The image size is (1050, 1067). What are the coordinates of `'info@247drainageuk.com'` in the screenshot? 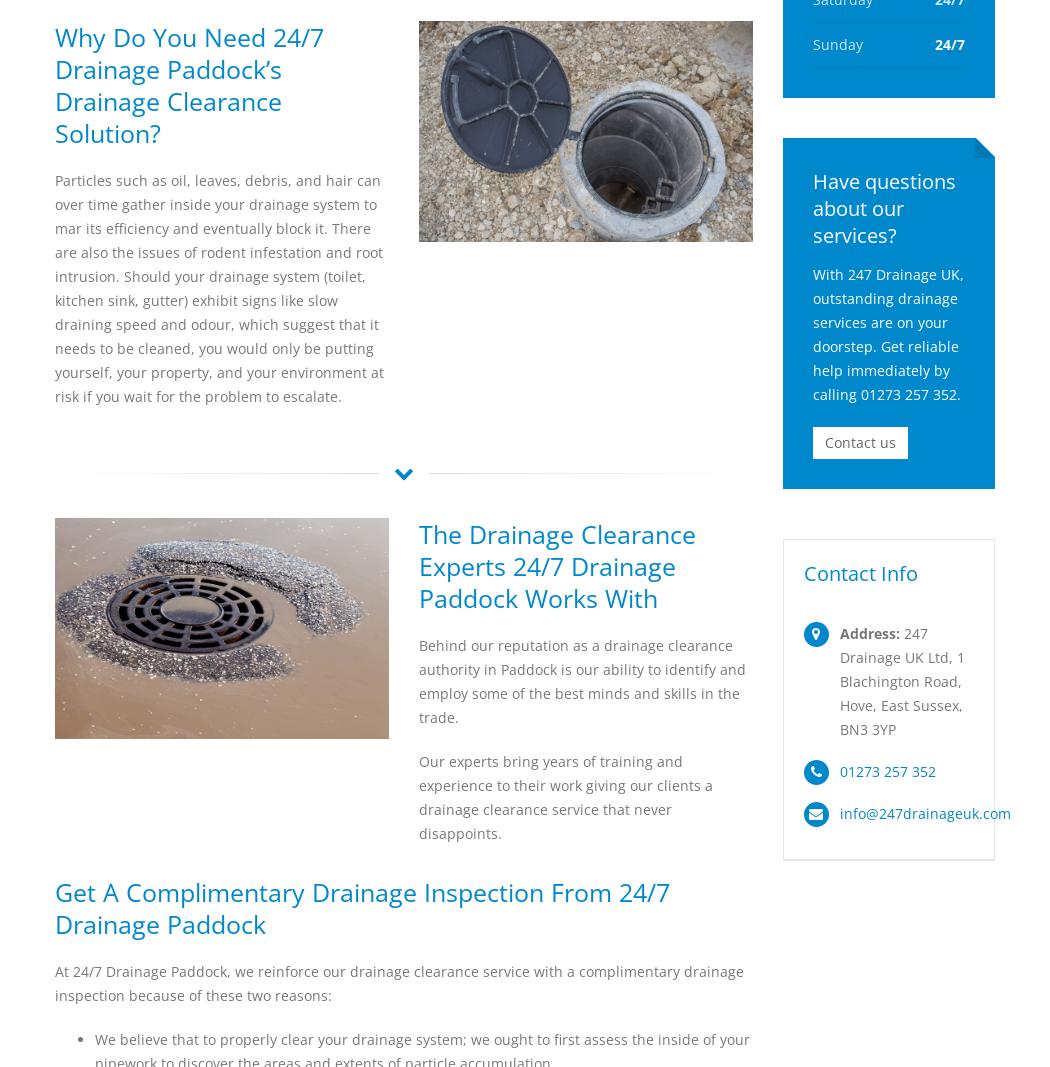 It's located at (924, 812).